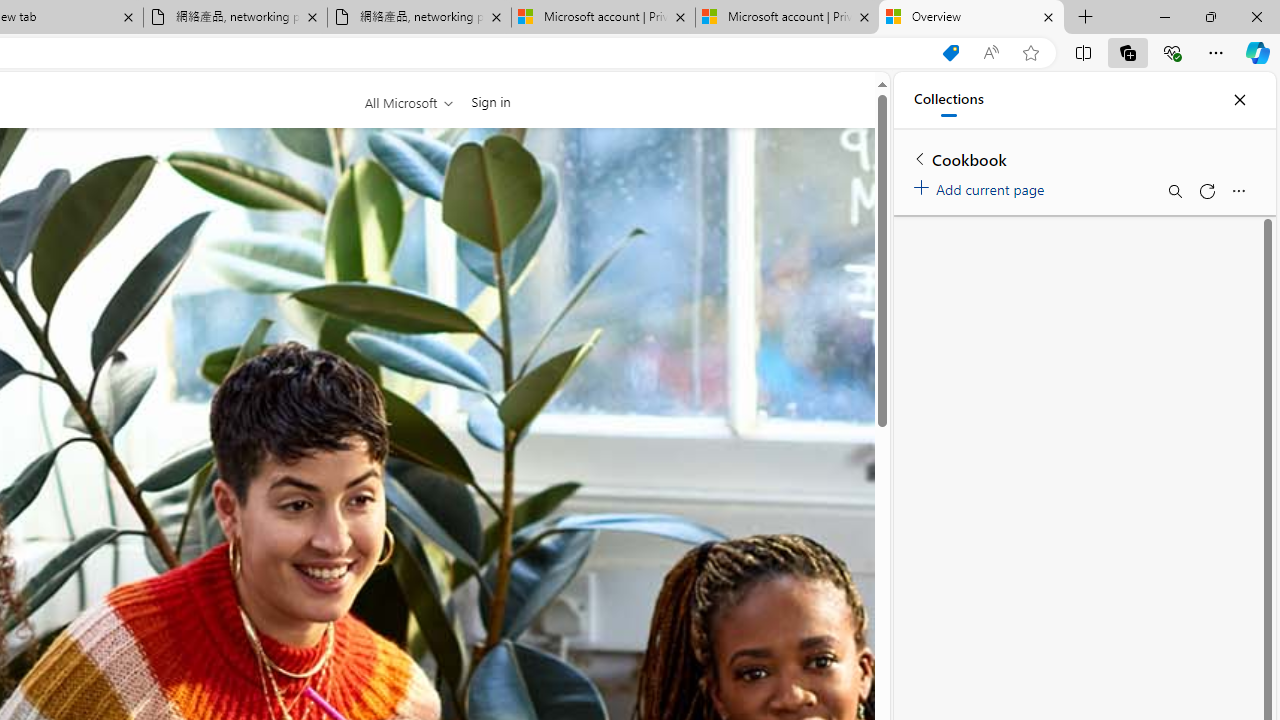  I want to click on 'More options menu', so click(1237, 191).